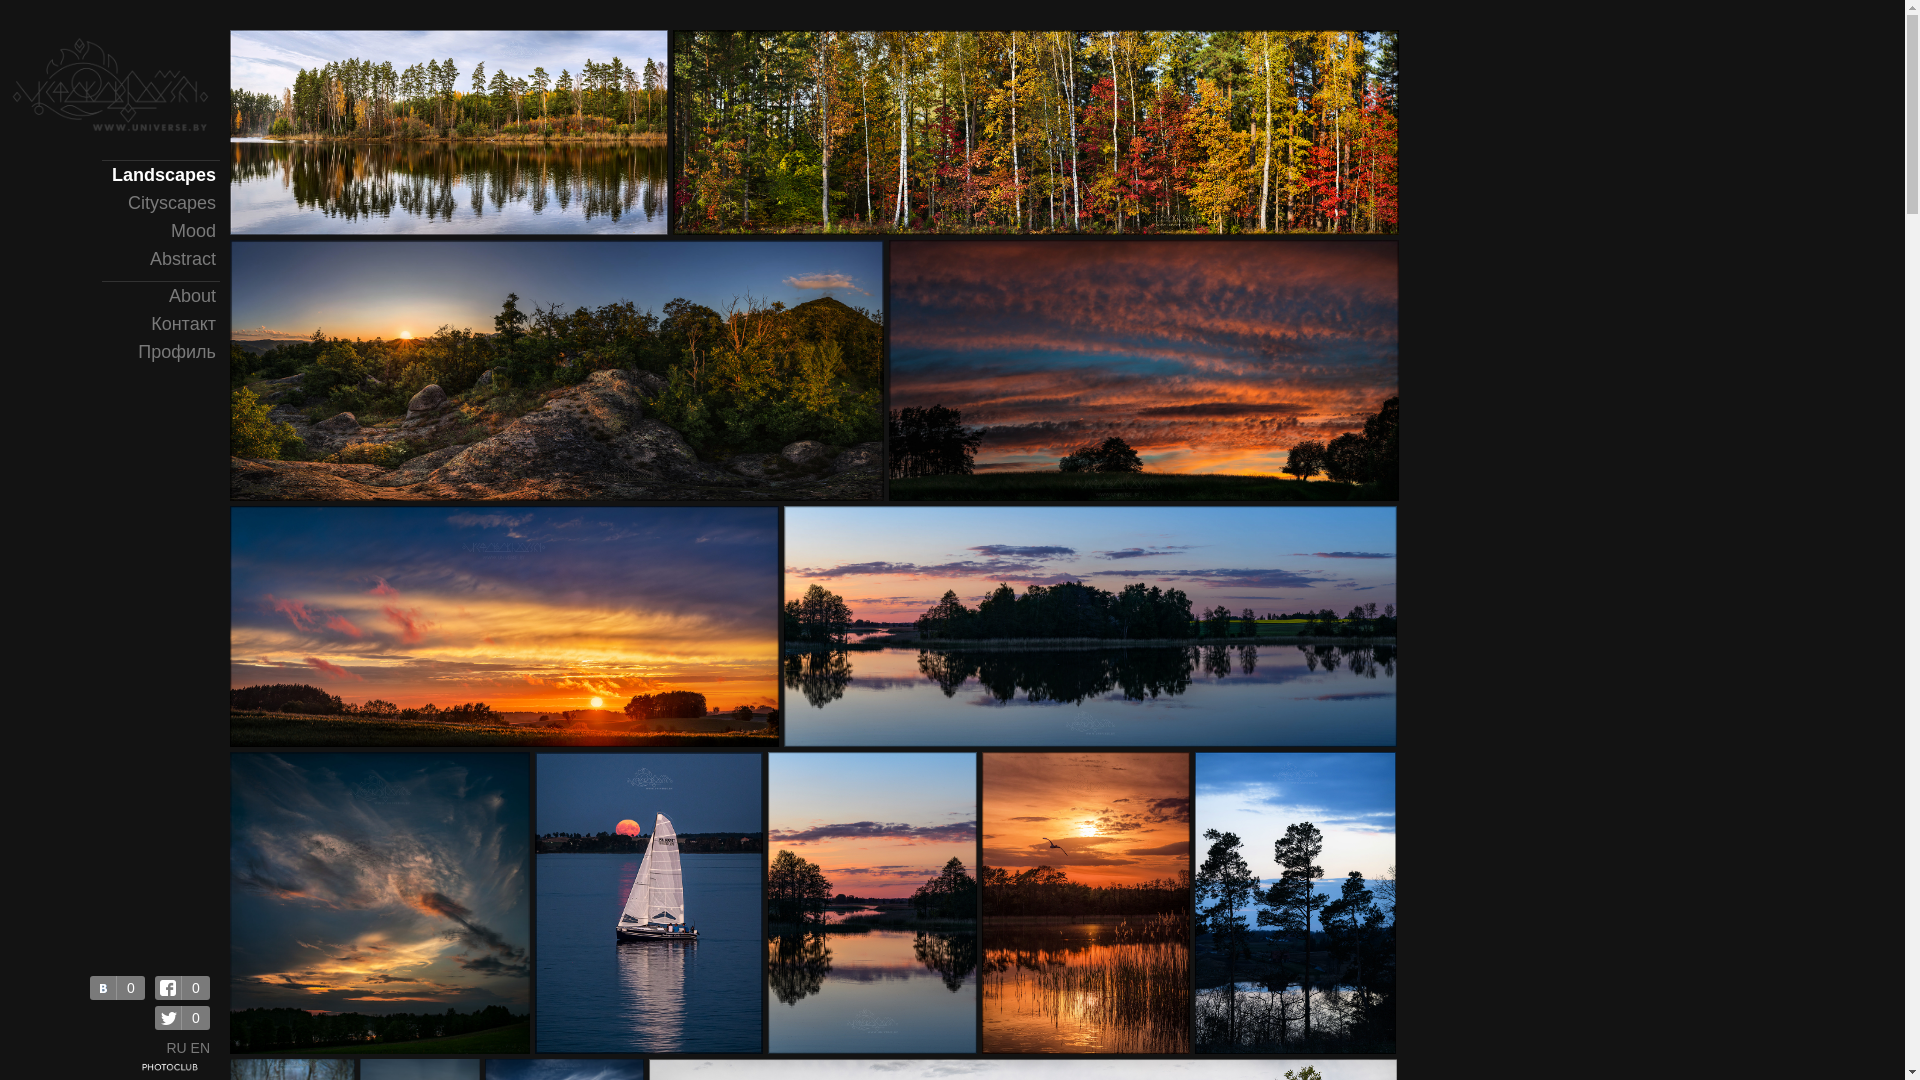 This screenshot has height=1080, width=1920. Describe the element at coordinates (176, 1047) in the screenshot. I see `'RU'` at that location.